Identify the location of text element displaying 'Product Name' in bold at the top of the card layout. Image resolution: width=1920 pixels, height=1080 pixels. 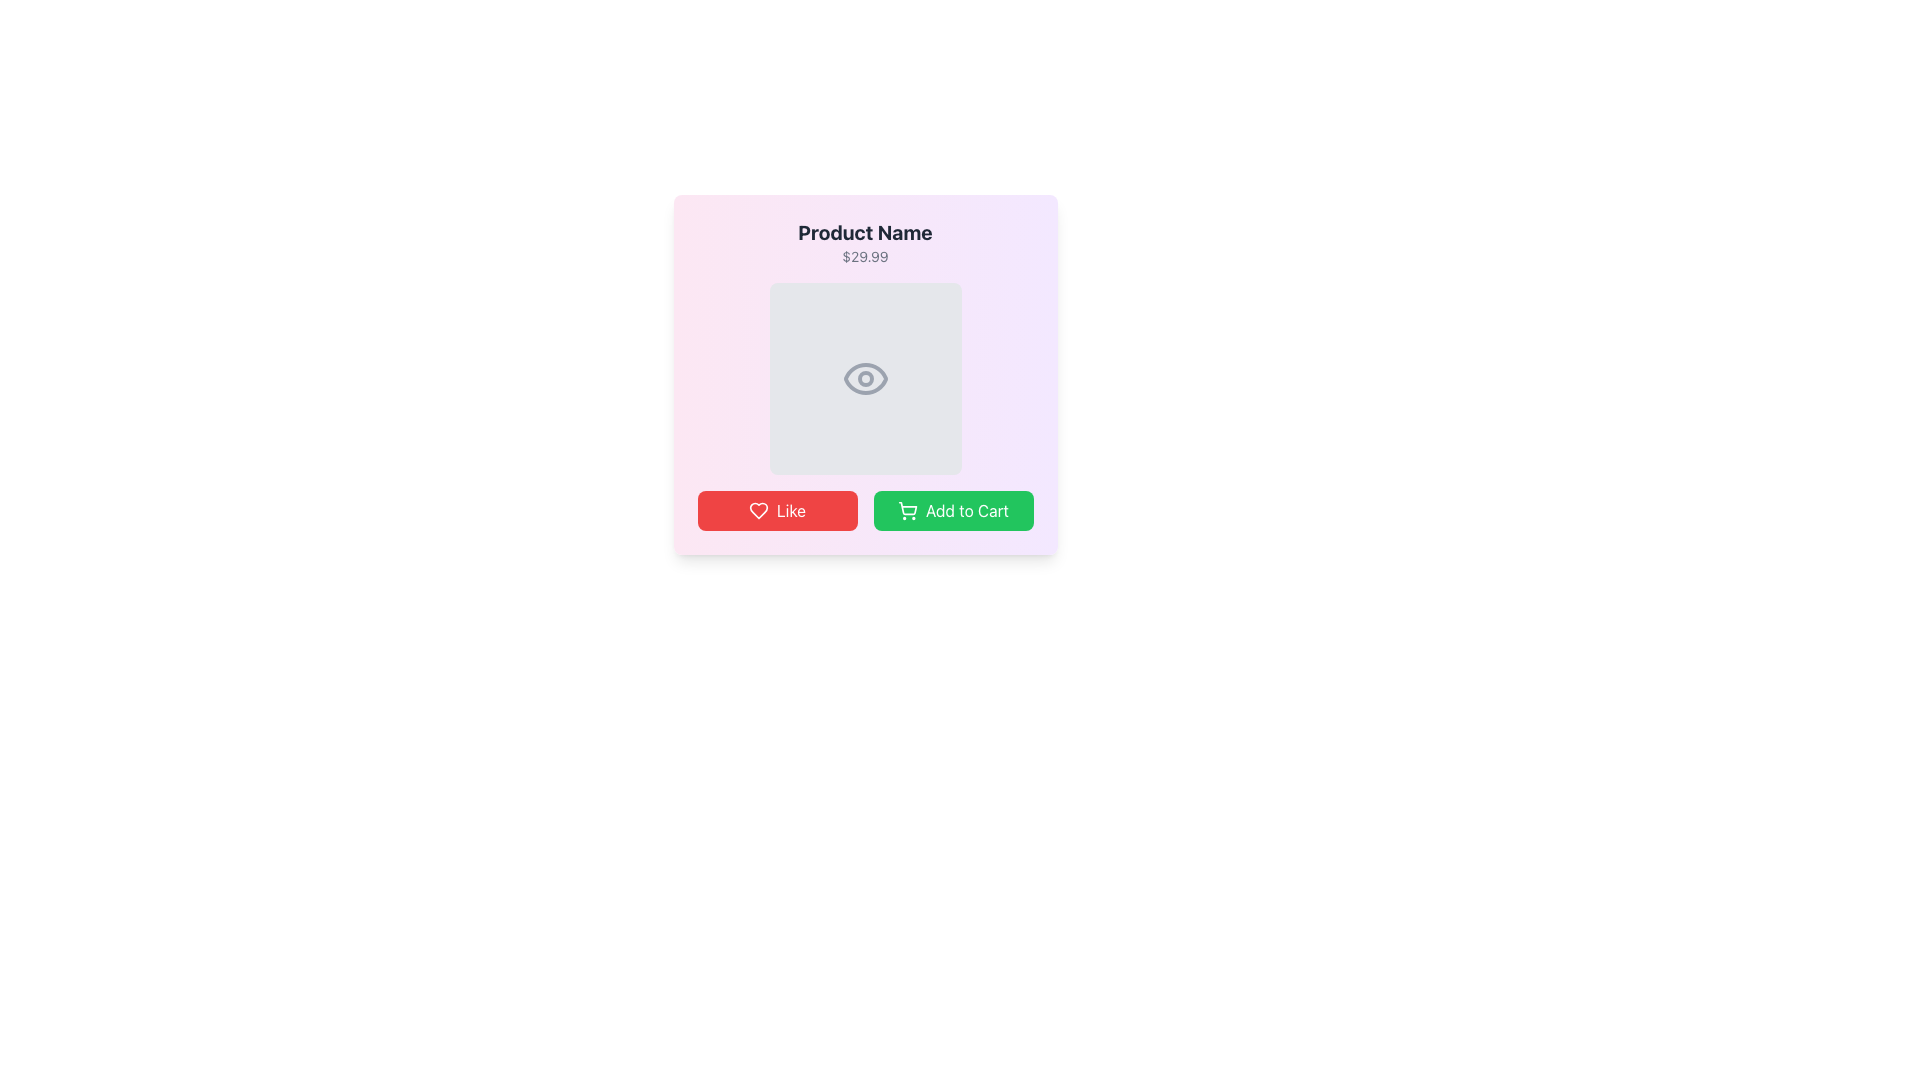
(865, 231).